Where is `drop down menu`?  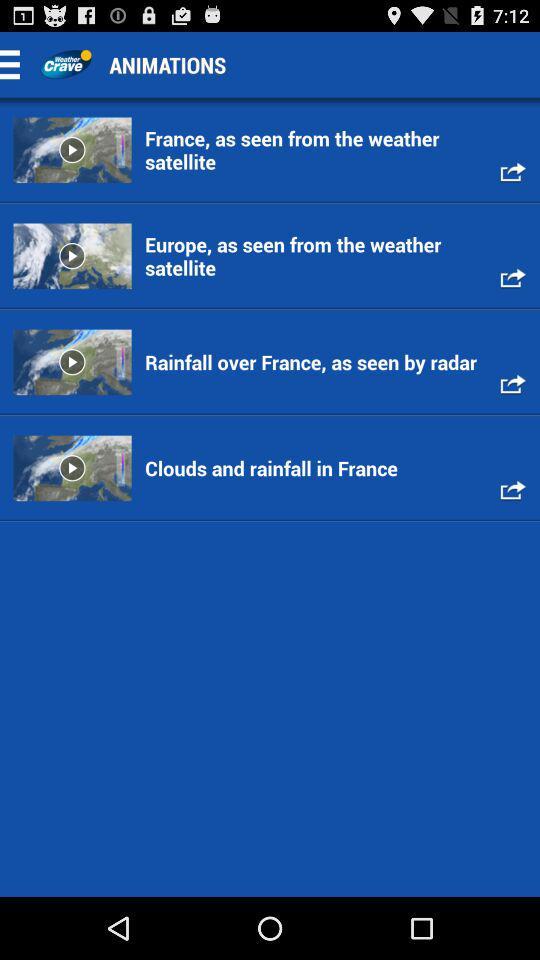
drop down menu is located at coordinates (15, 64).